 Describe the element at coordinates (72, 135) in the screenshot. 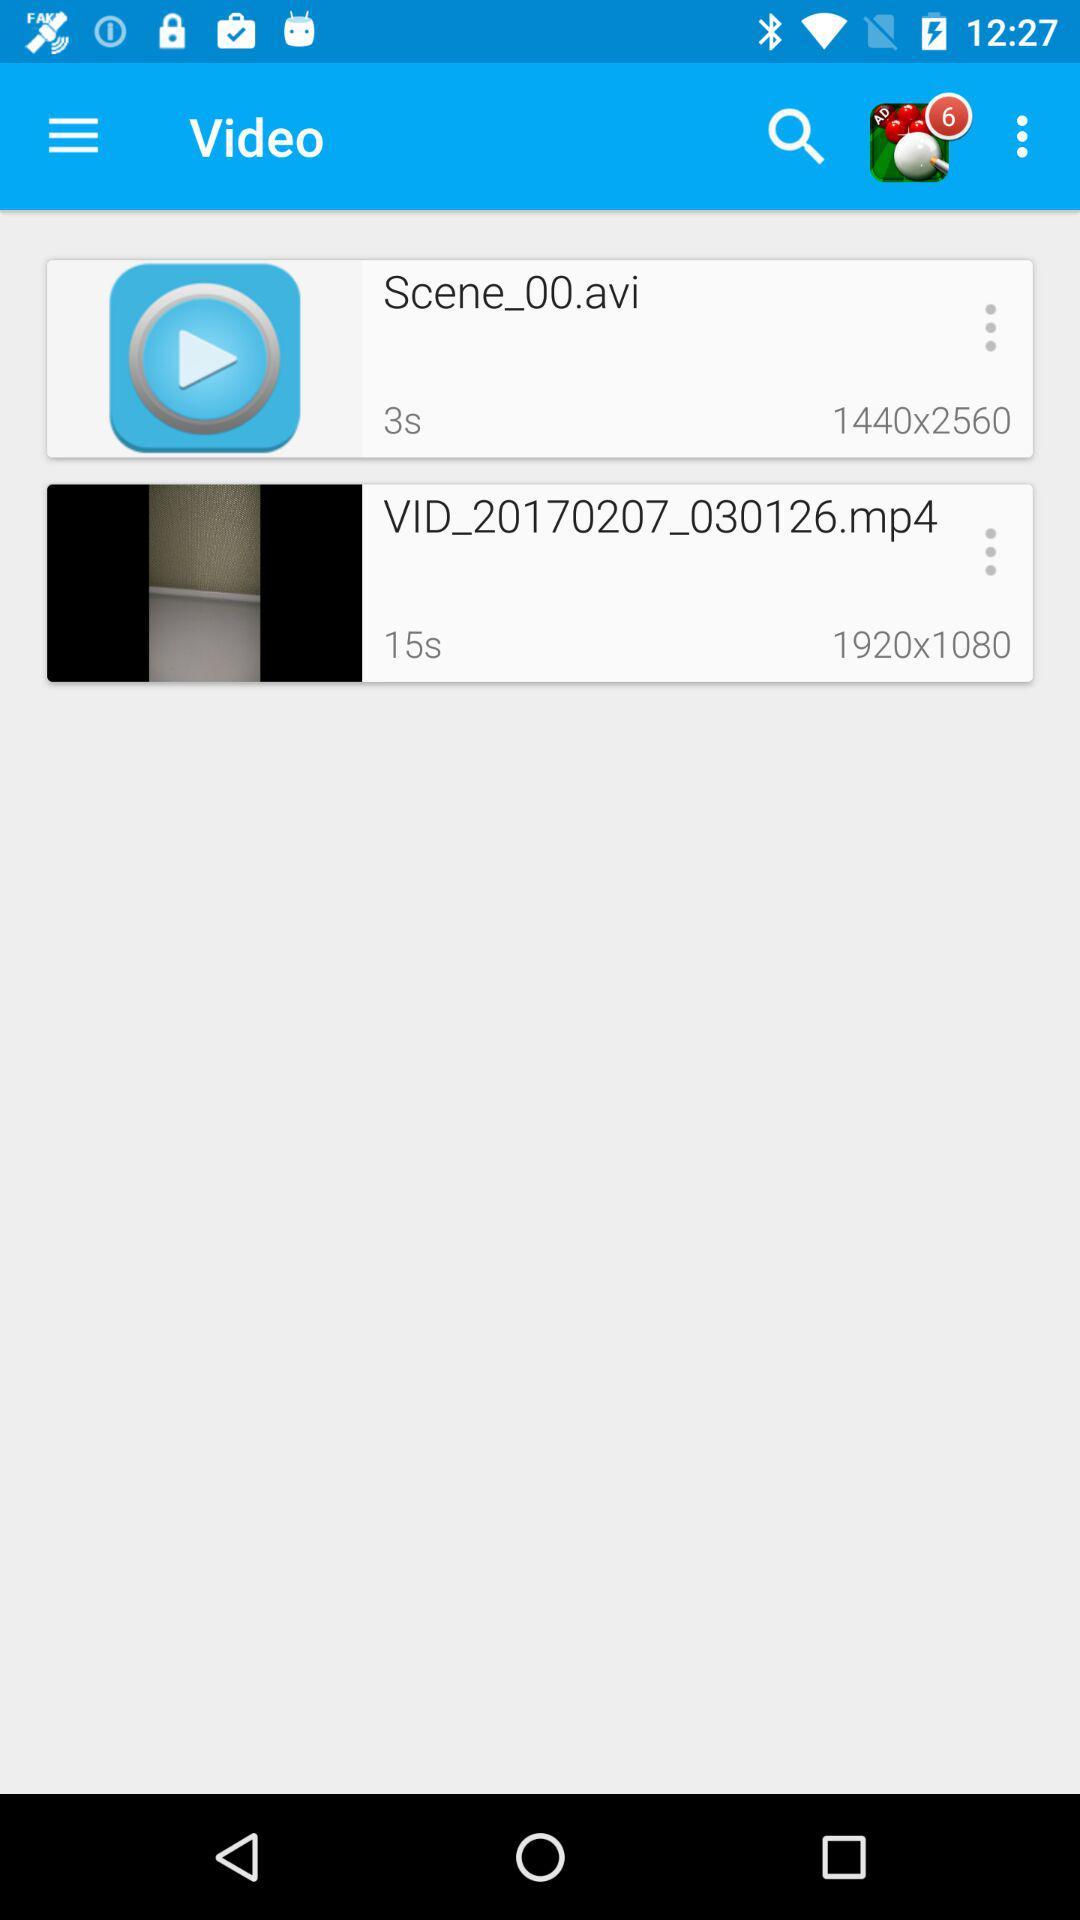

I see `the item to the left of video` at that location.